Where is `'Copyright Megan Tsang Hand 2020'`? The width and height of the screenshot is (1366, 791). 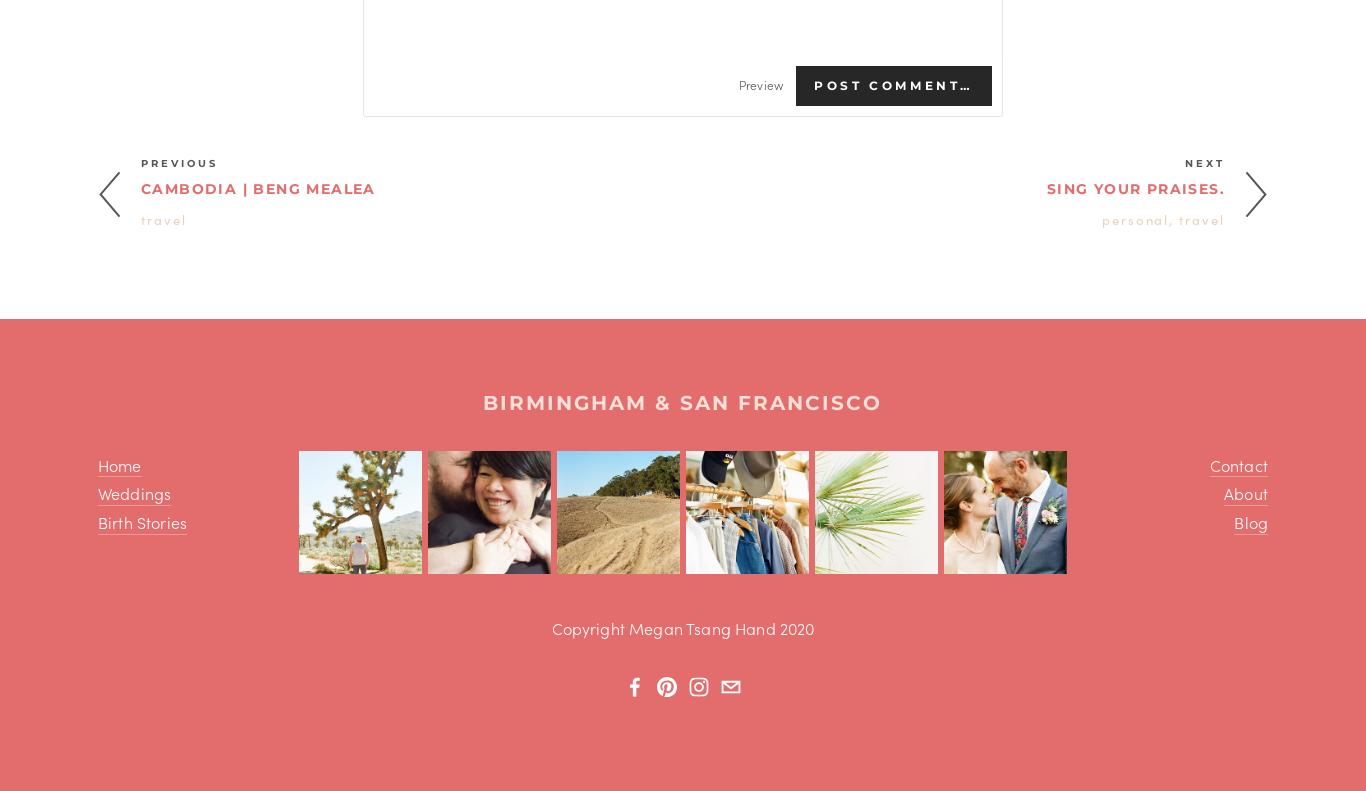 'Copyright Megan Tsang Hand 2020' is located at coordinates (551, 627).